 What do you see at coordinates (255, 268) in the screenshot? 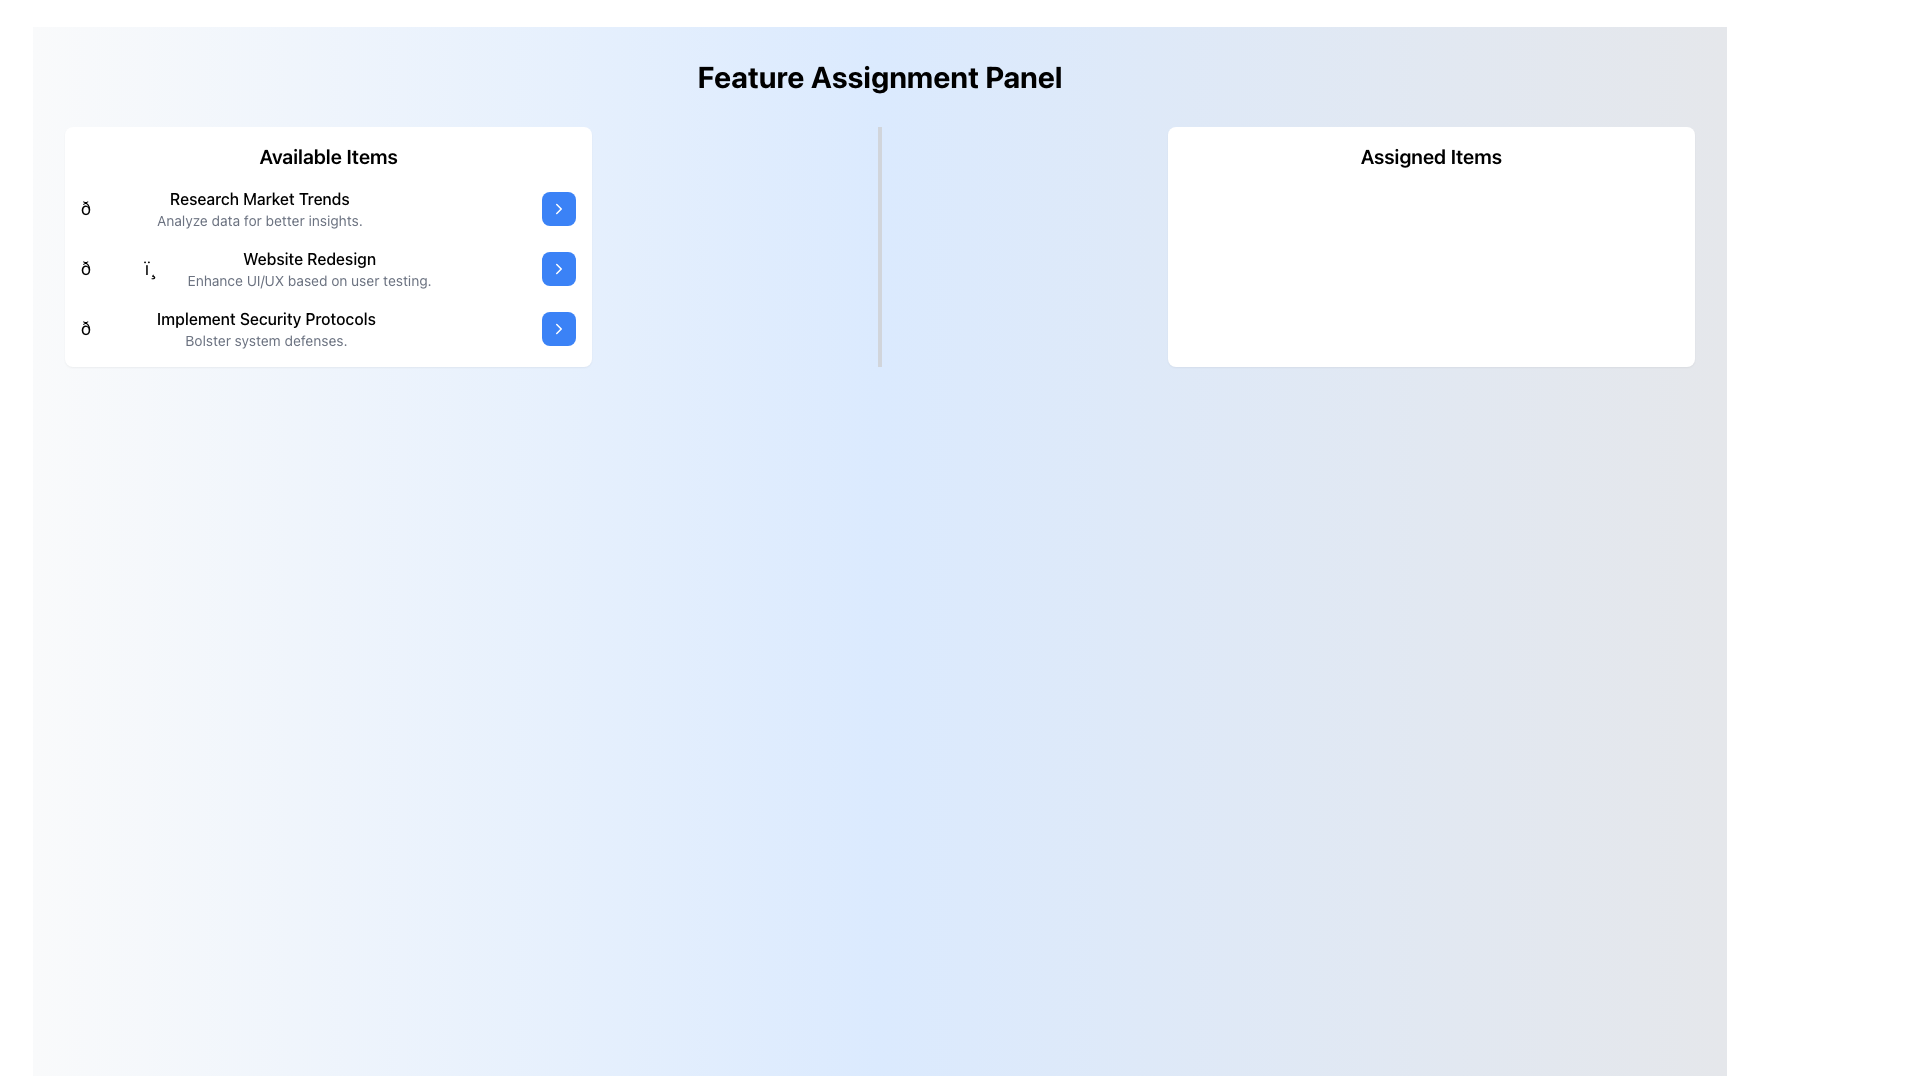
I see `the second list item in the 'Available Items' section that describes the 'Website Redesign' task` at bounding box center [255, 268].